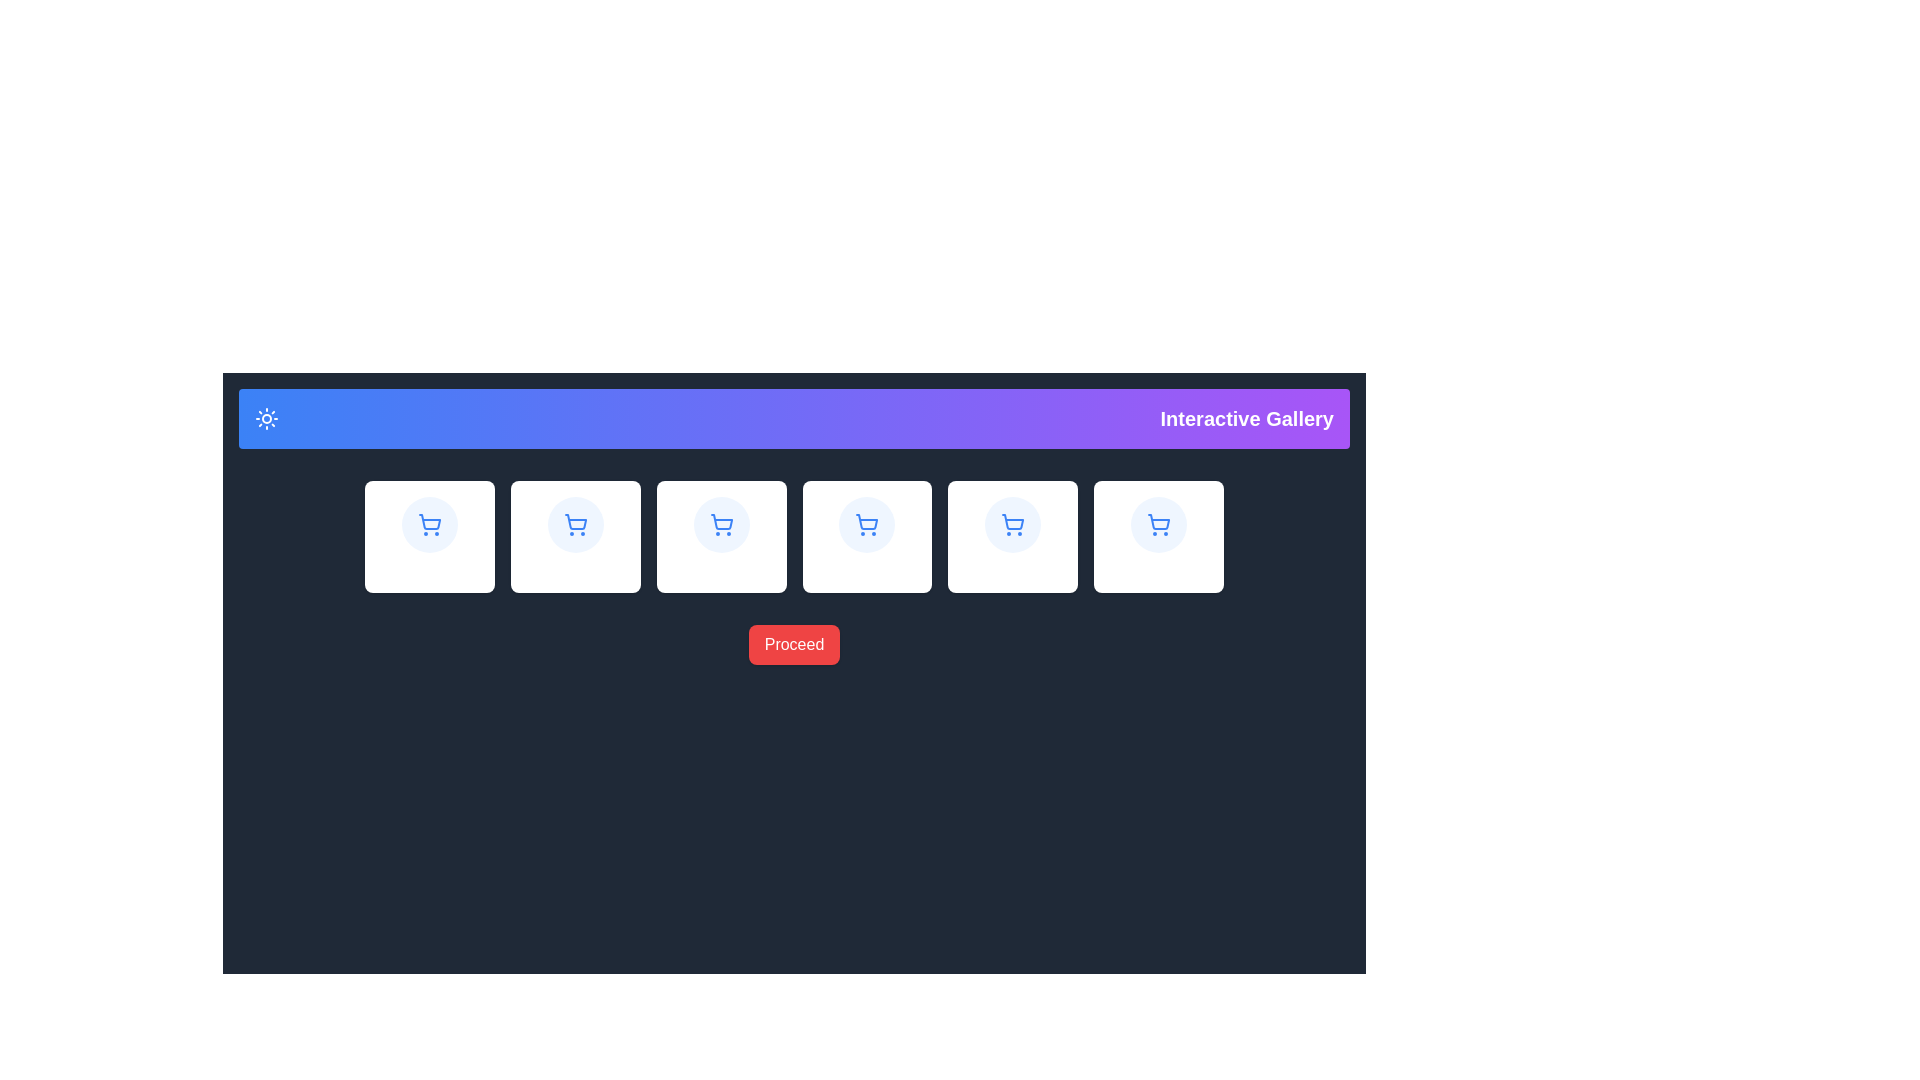  I want to click on the Card Button which is a rounded-rectangle with a white background and a blue shopping cart icon in the middle of a light blue circle, located in the middle row of a horizontal grid of six cards, so click(720, 535).